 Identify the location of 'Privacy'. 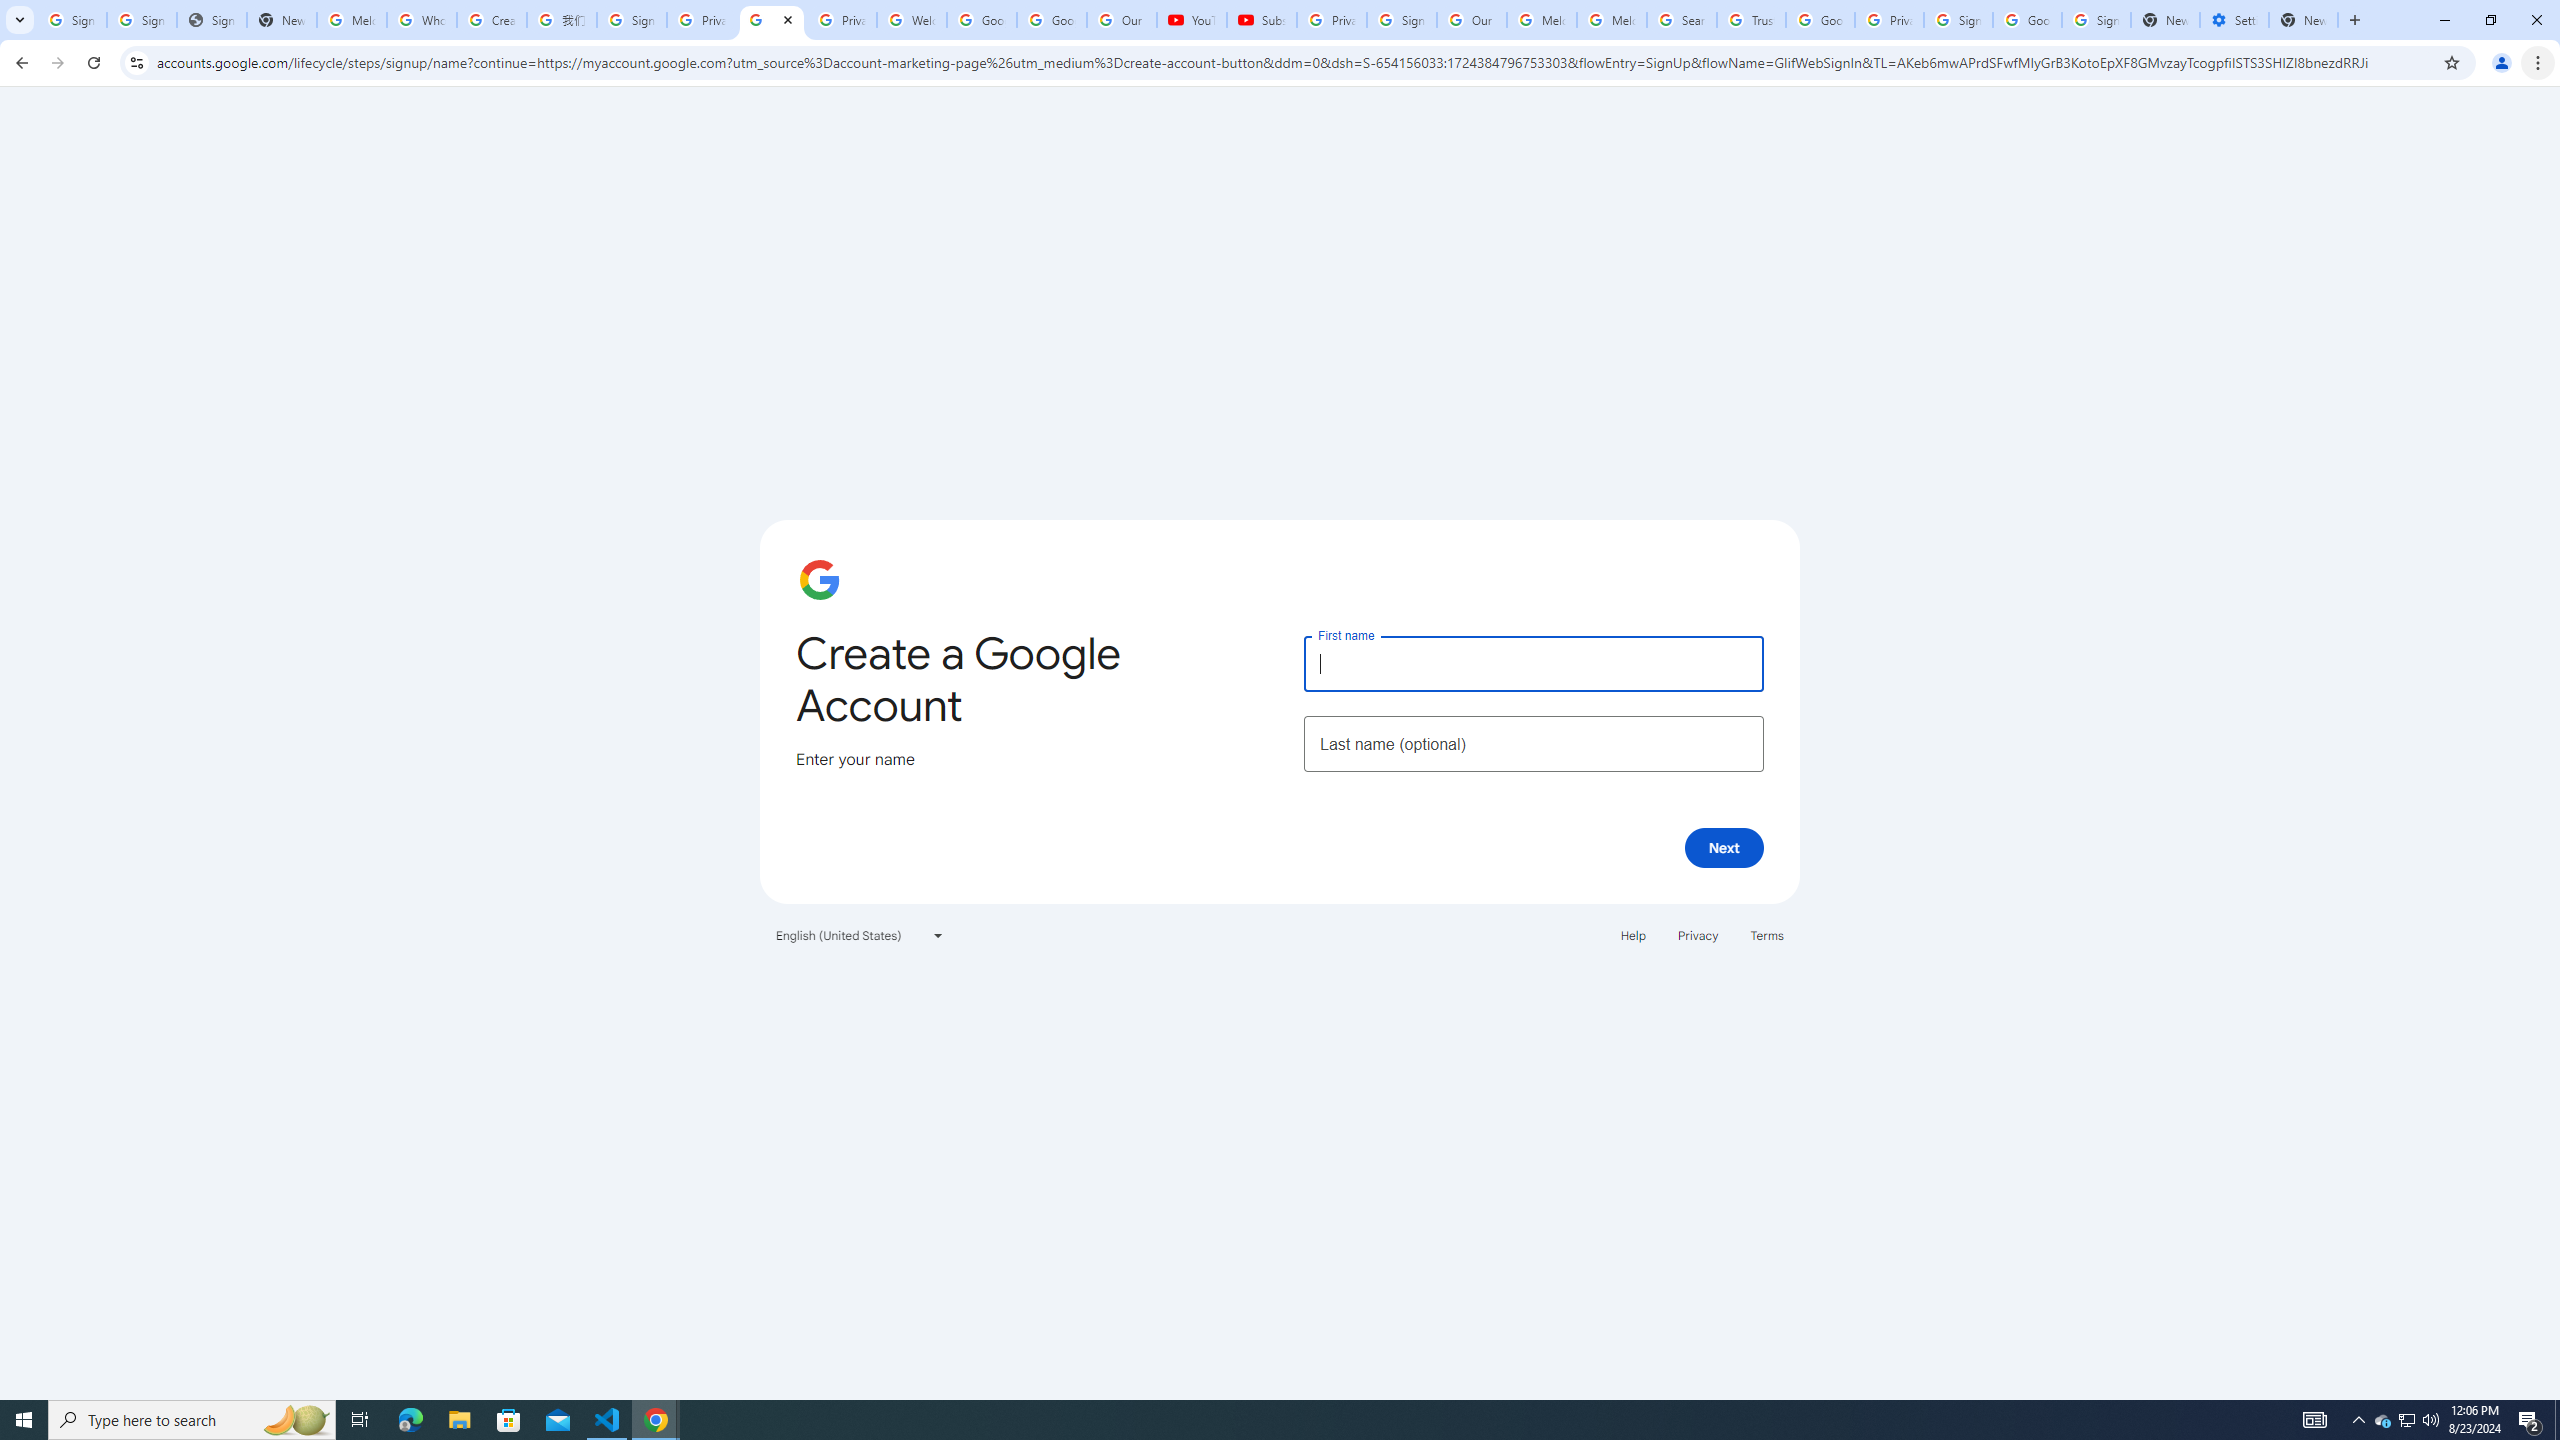
(1696, 934).